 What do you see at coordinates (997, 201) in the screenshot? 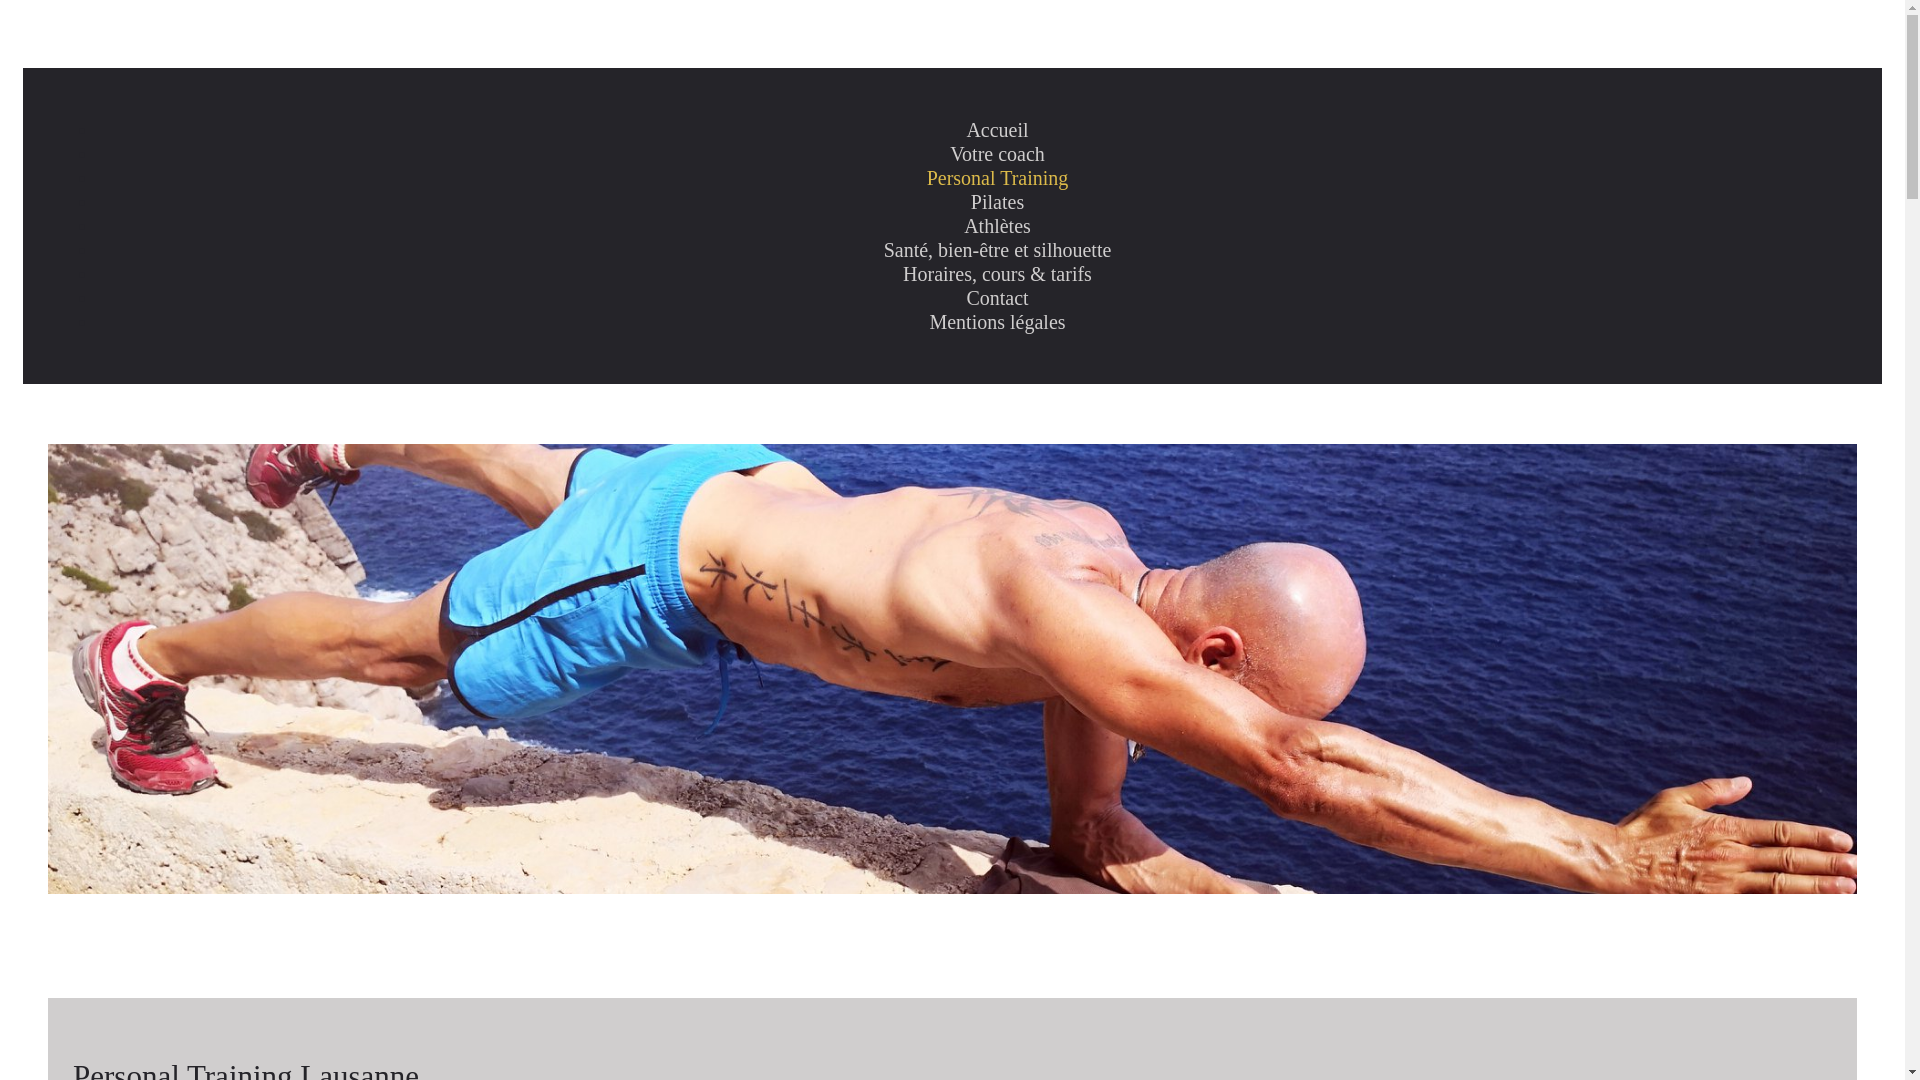
I see `'Pilates'` at bounding box center [997, 201].